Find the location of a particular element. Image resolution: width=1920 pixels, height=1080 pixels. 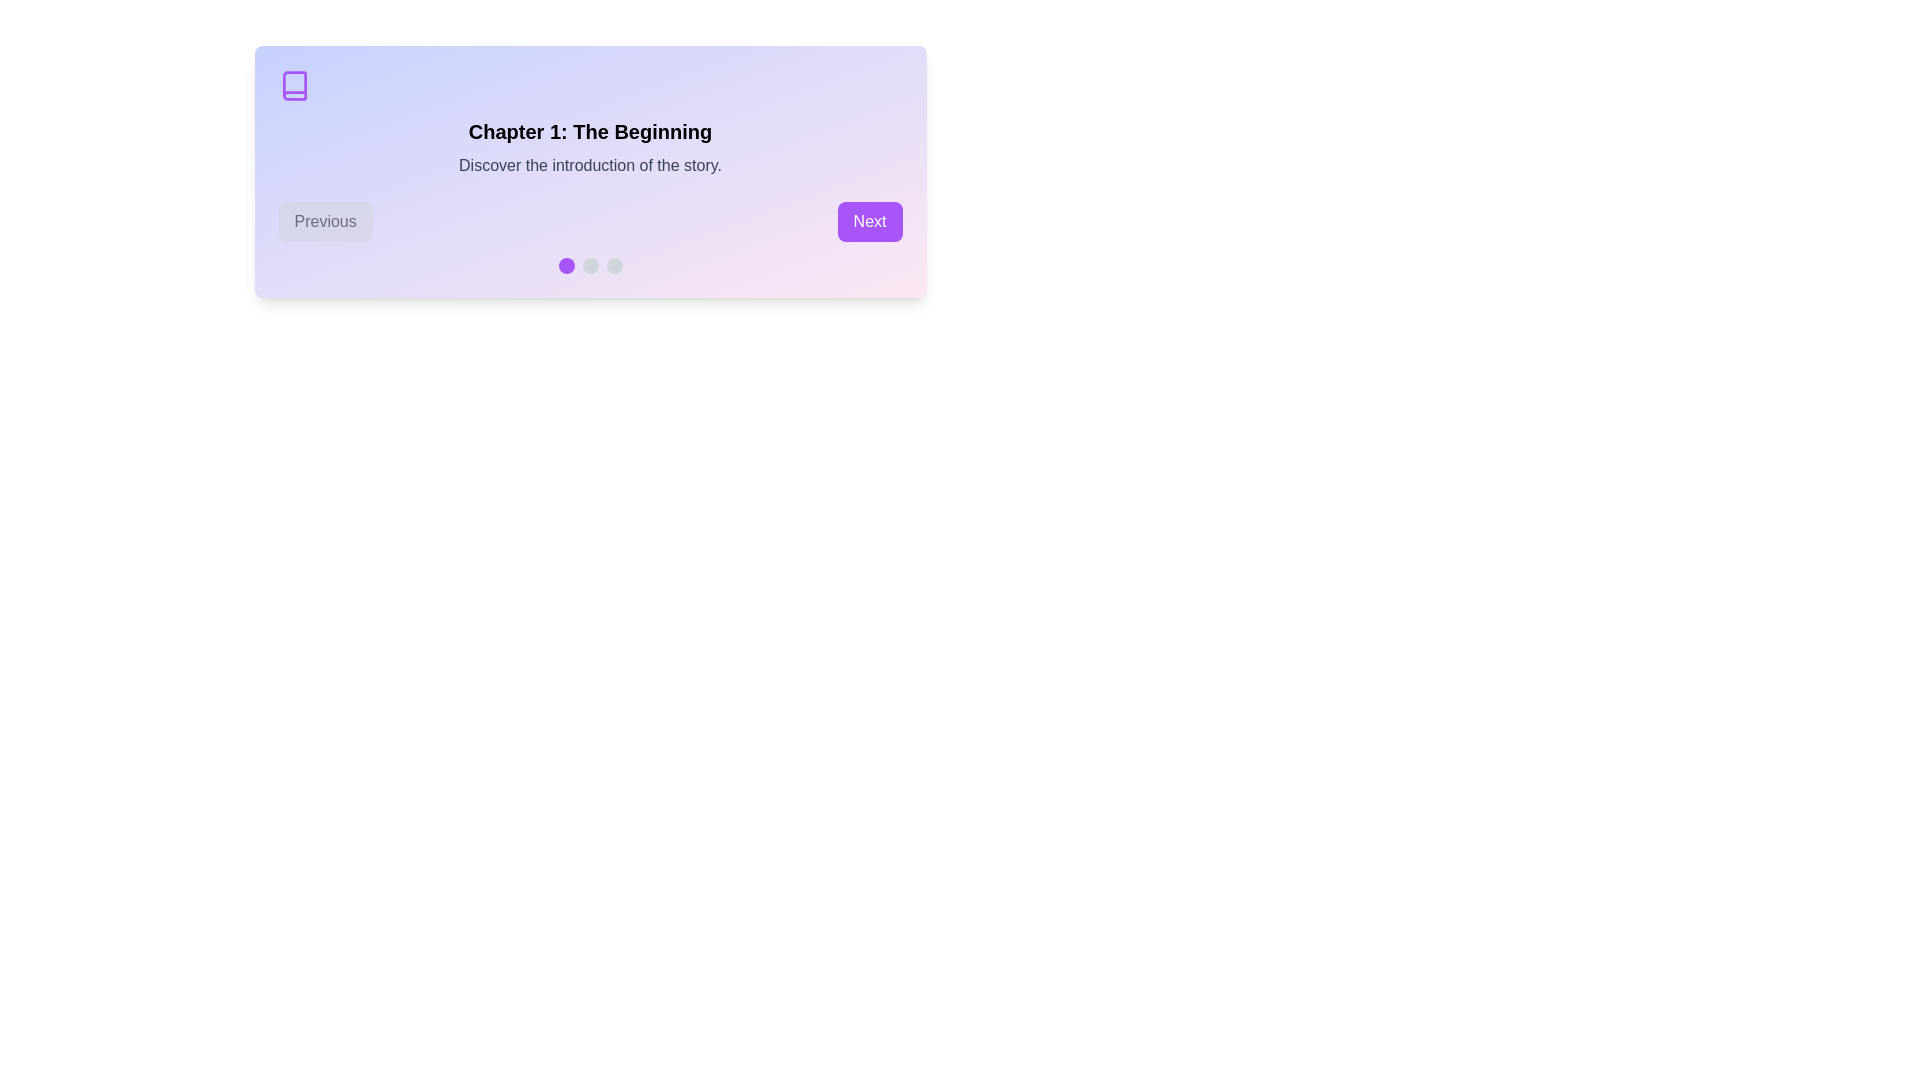

the chapter indicator dot corresponding to 2 is located at coordinates (589, 265).